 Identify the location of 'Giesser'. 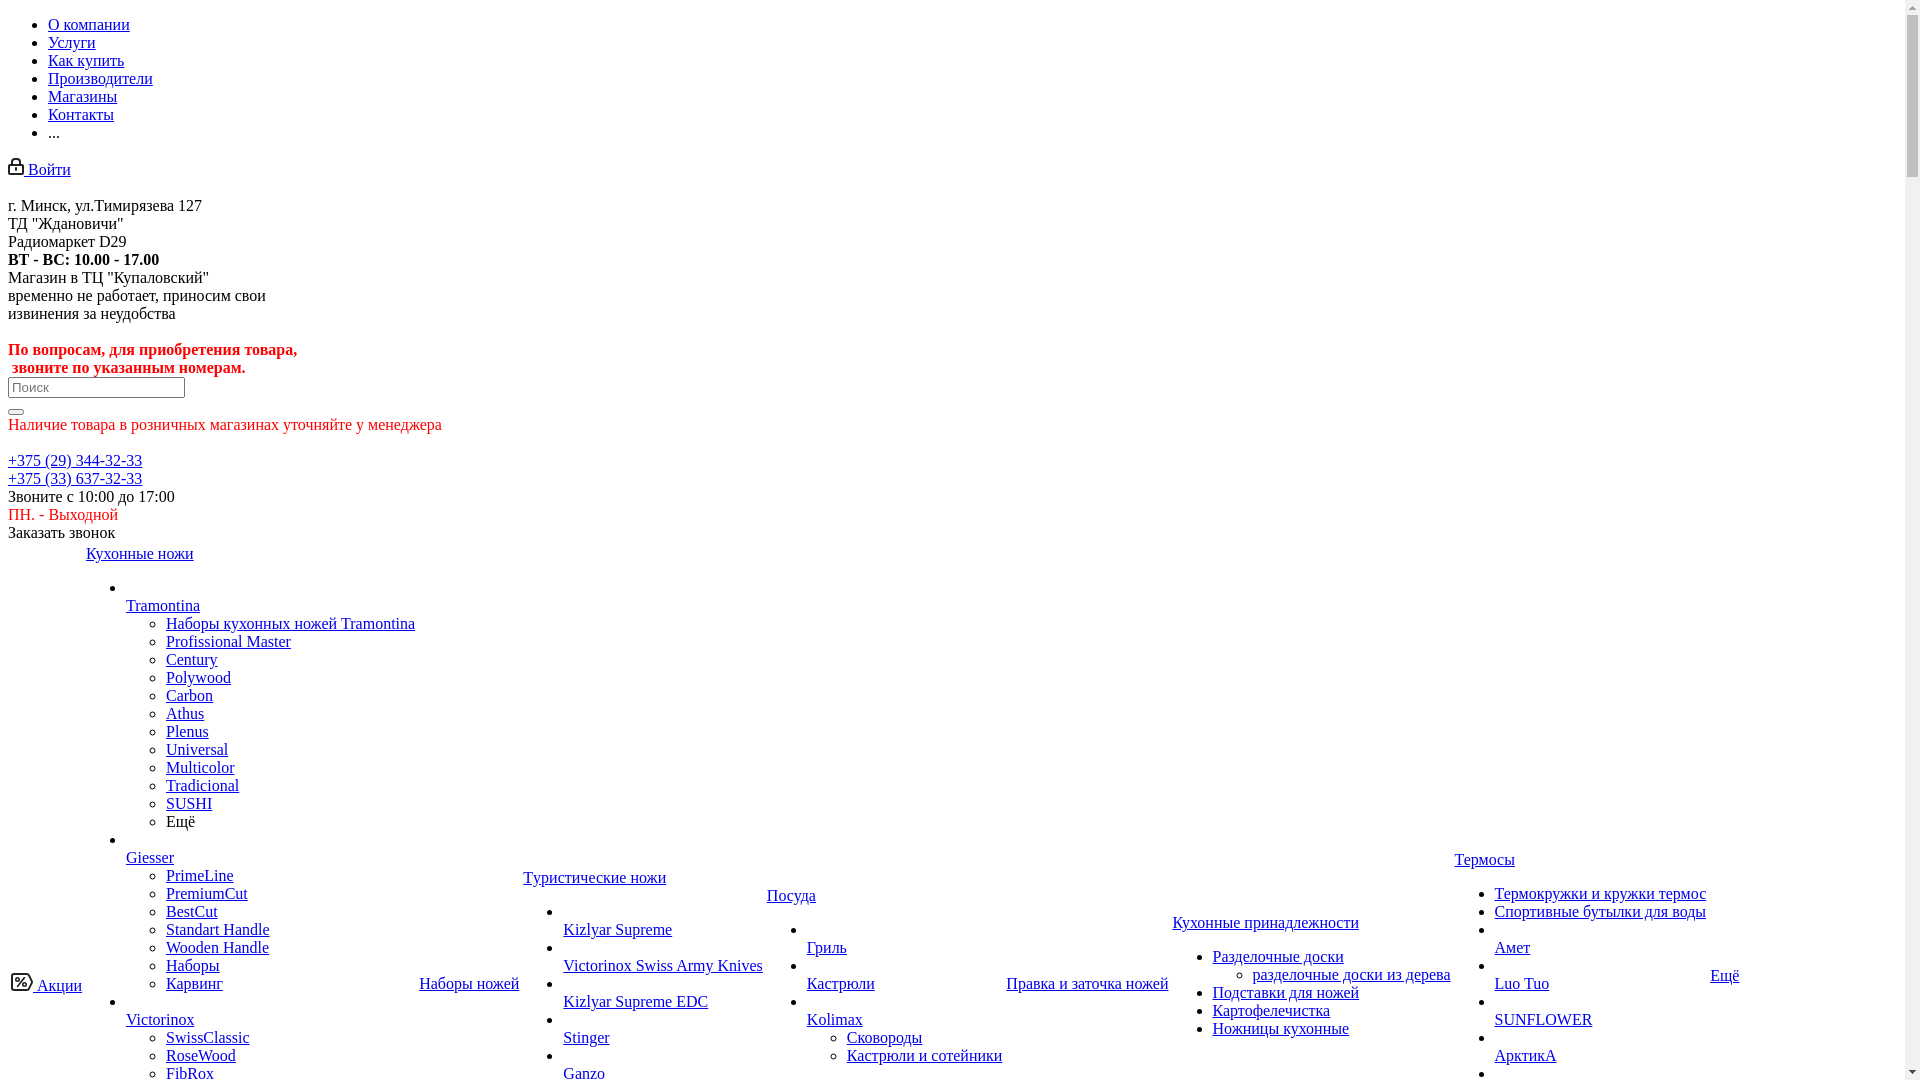
(125, 844).